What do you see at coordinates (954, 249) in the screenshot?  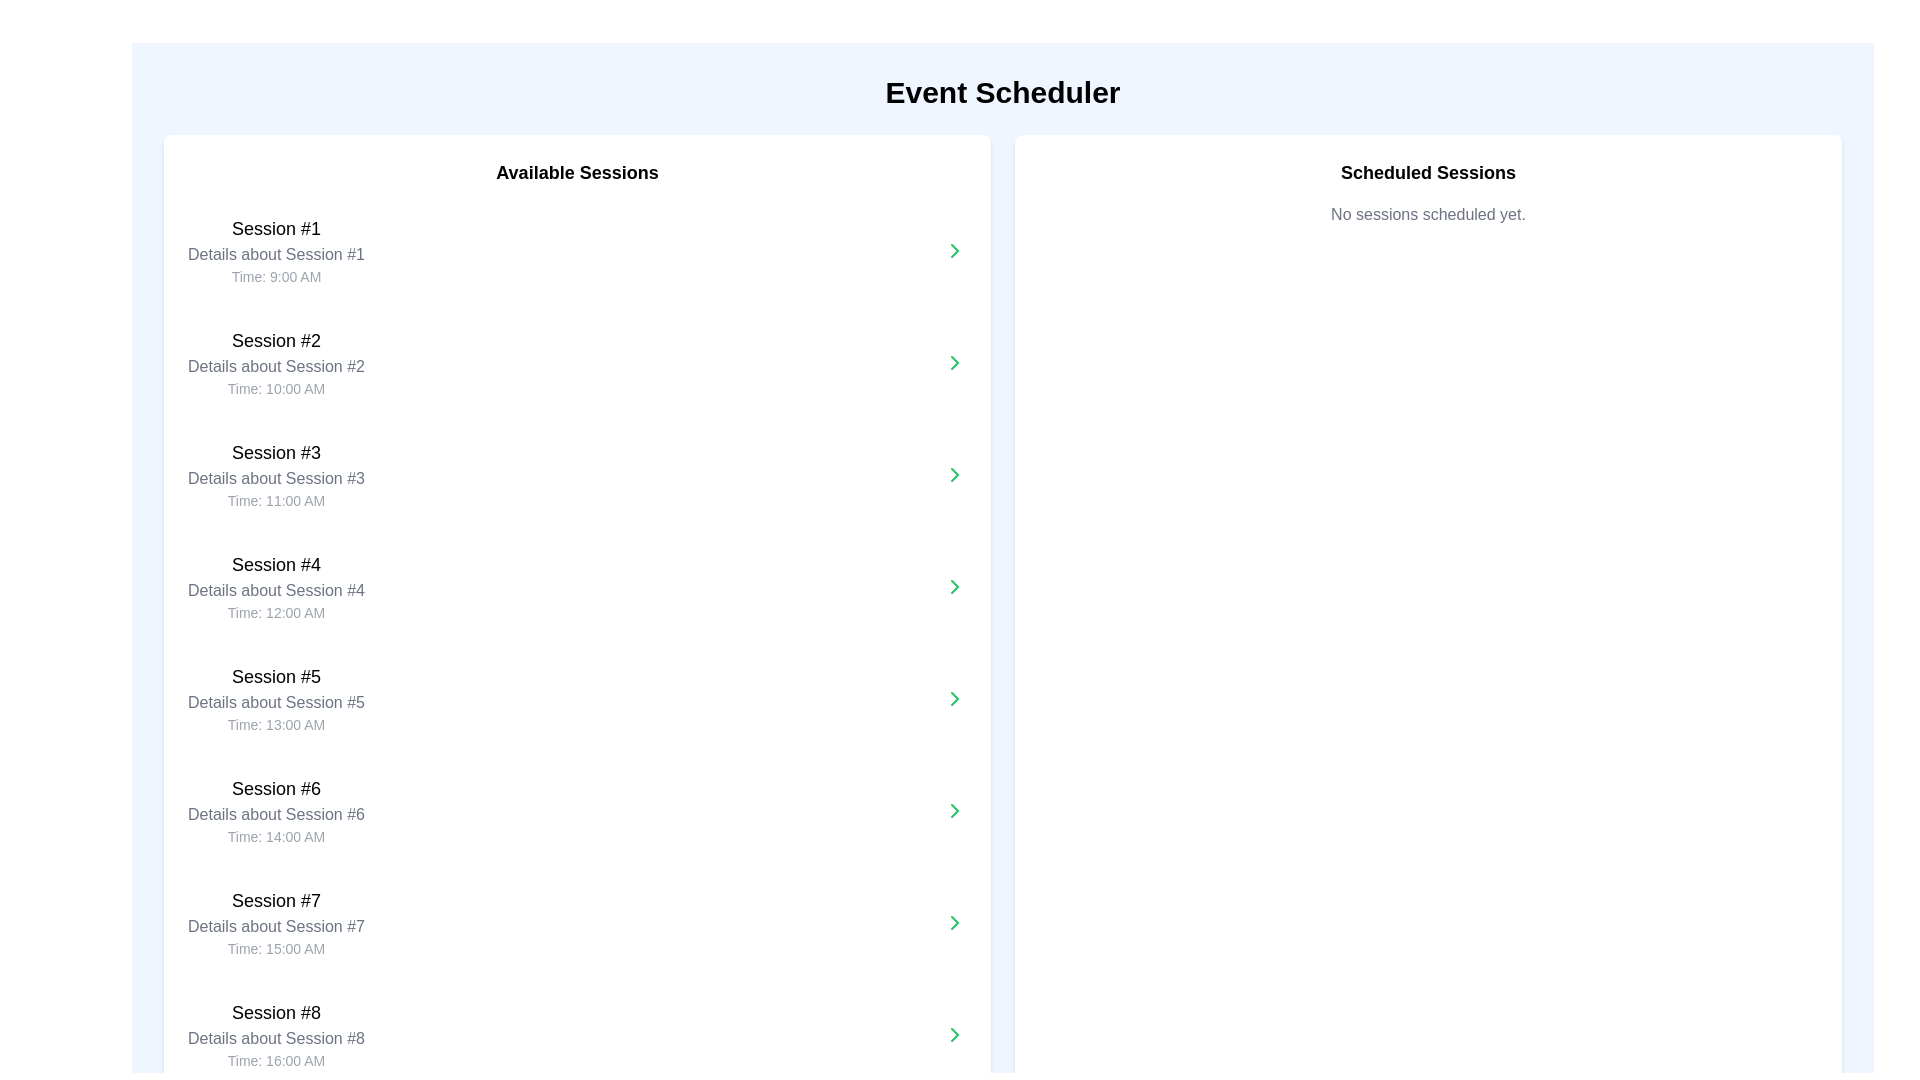 I see `the green right-facing chevron button located at the end of the 'Session #1' block to trigger the color change effect` at bounding box center [954, 249].